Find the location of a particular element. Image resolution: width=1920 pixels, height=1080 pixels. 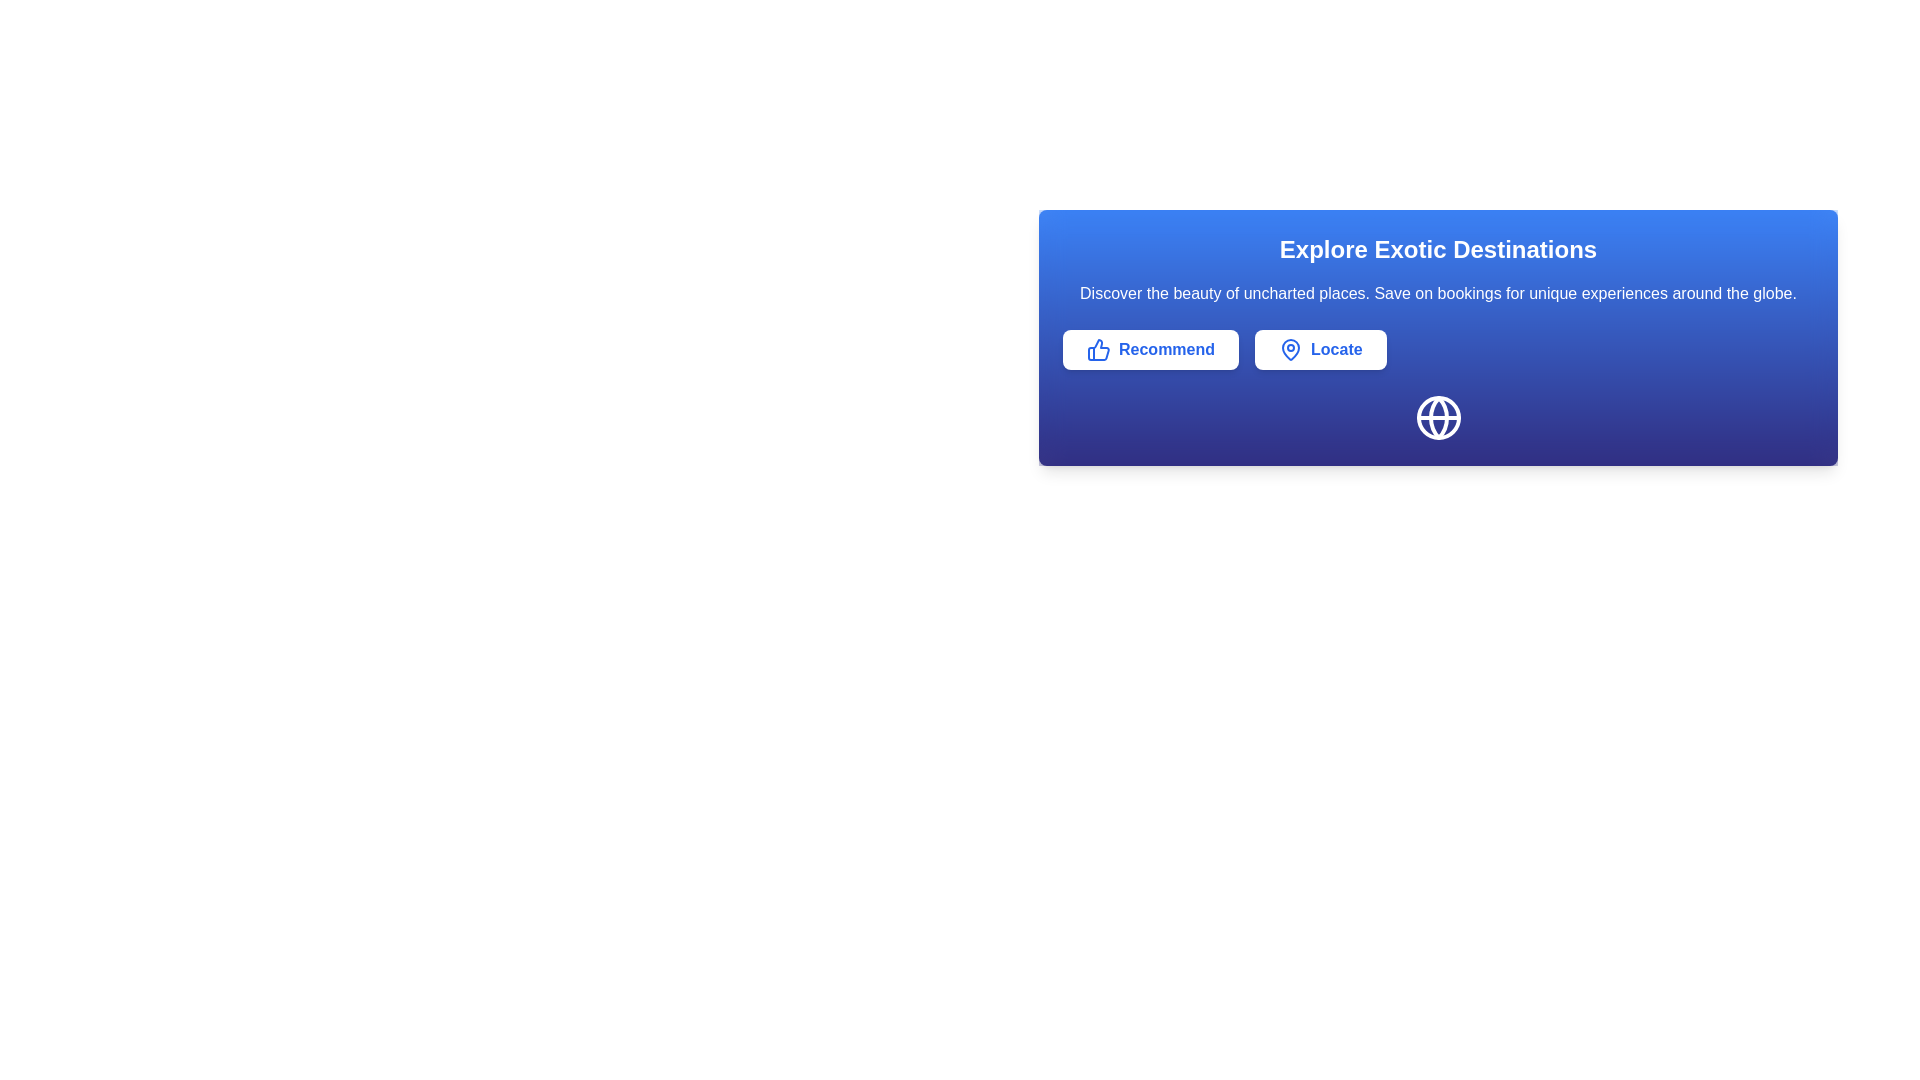

the 'Locate' button, which is the second button in a row of two buttons, featuring a bold blue font and a map-pin icon is located at coordinates (1320, 349).